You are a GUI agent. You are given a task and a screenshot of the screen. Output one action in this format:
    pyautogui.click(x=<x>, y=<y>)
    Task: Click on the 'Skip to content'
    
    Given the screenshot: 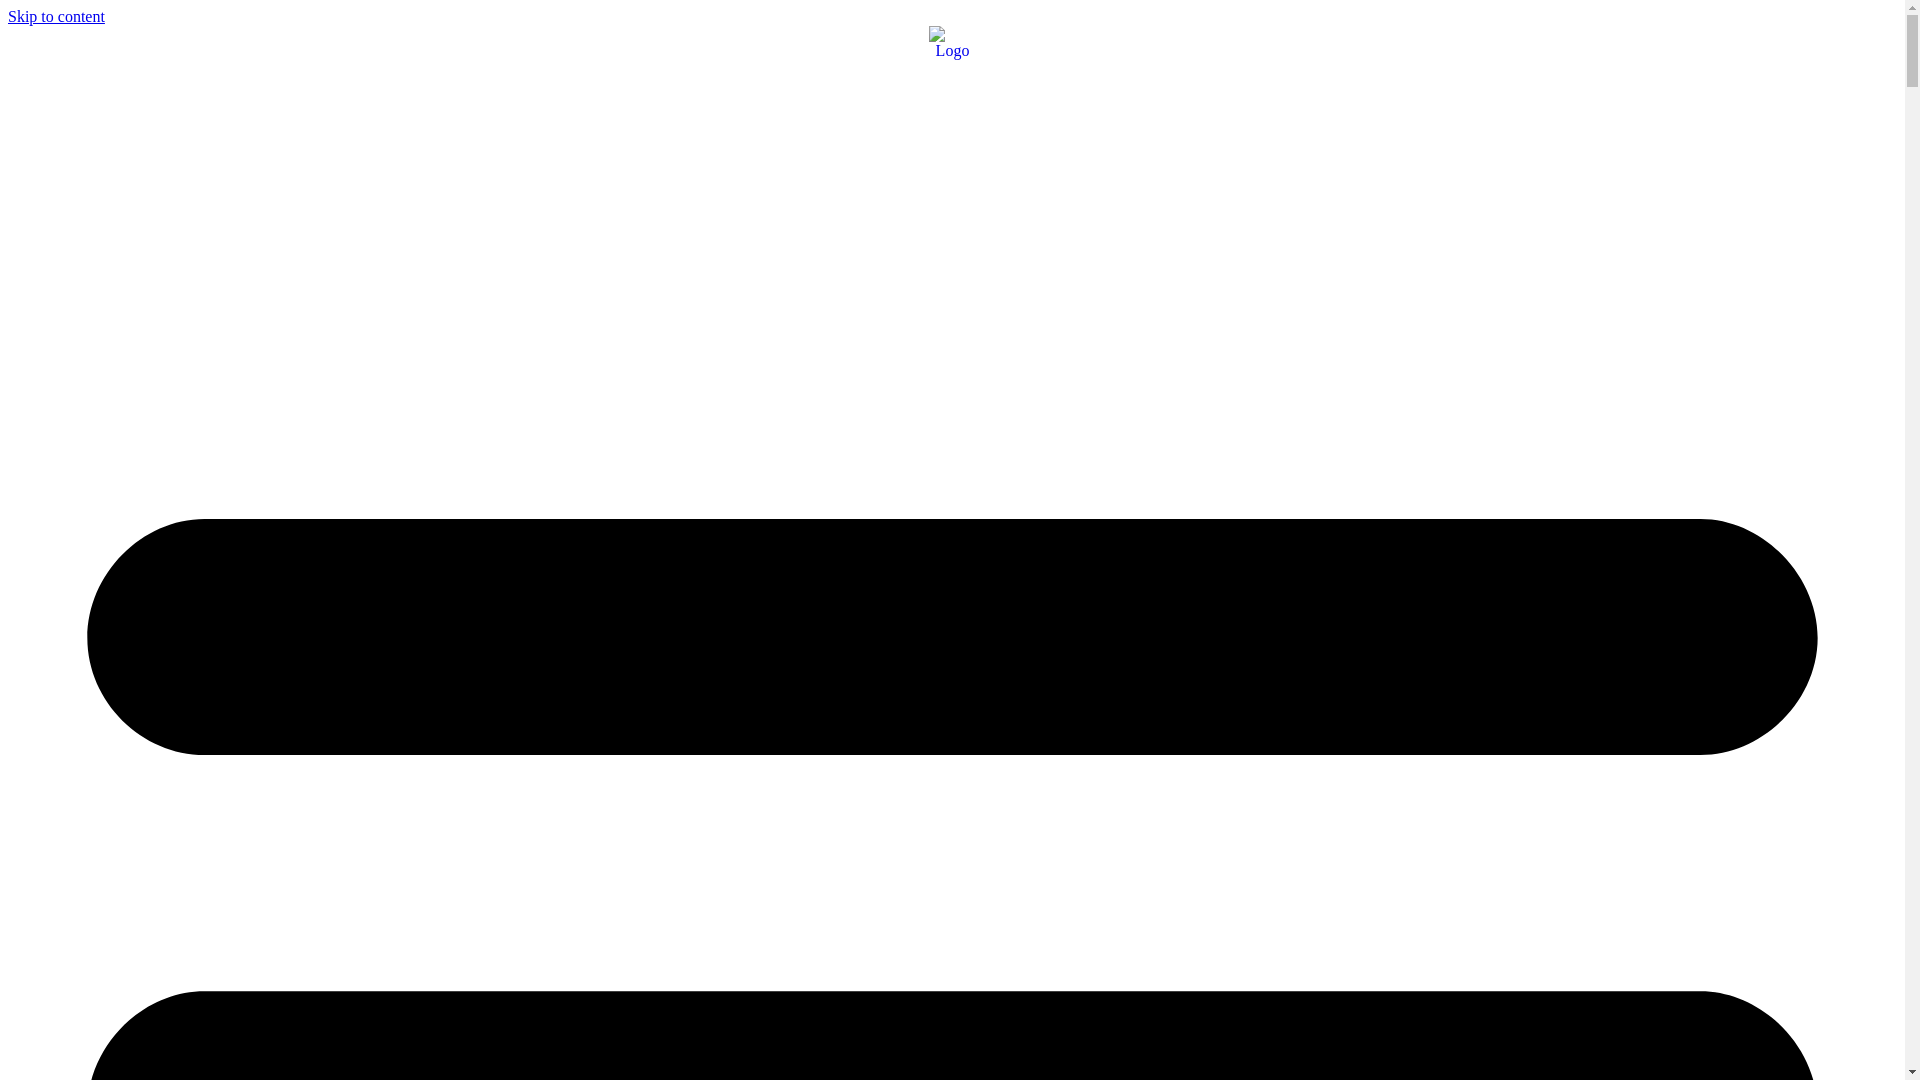 What is the action you would take?
    pyautogui.click(x=8, y=16)
    